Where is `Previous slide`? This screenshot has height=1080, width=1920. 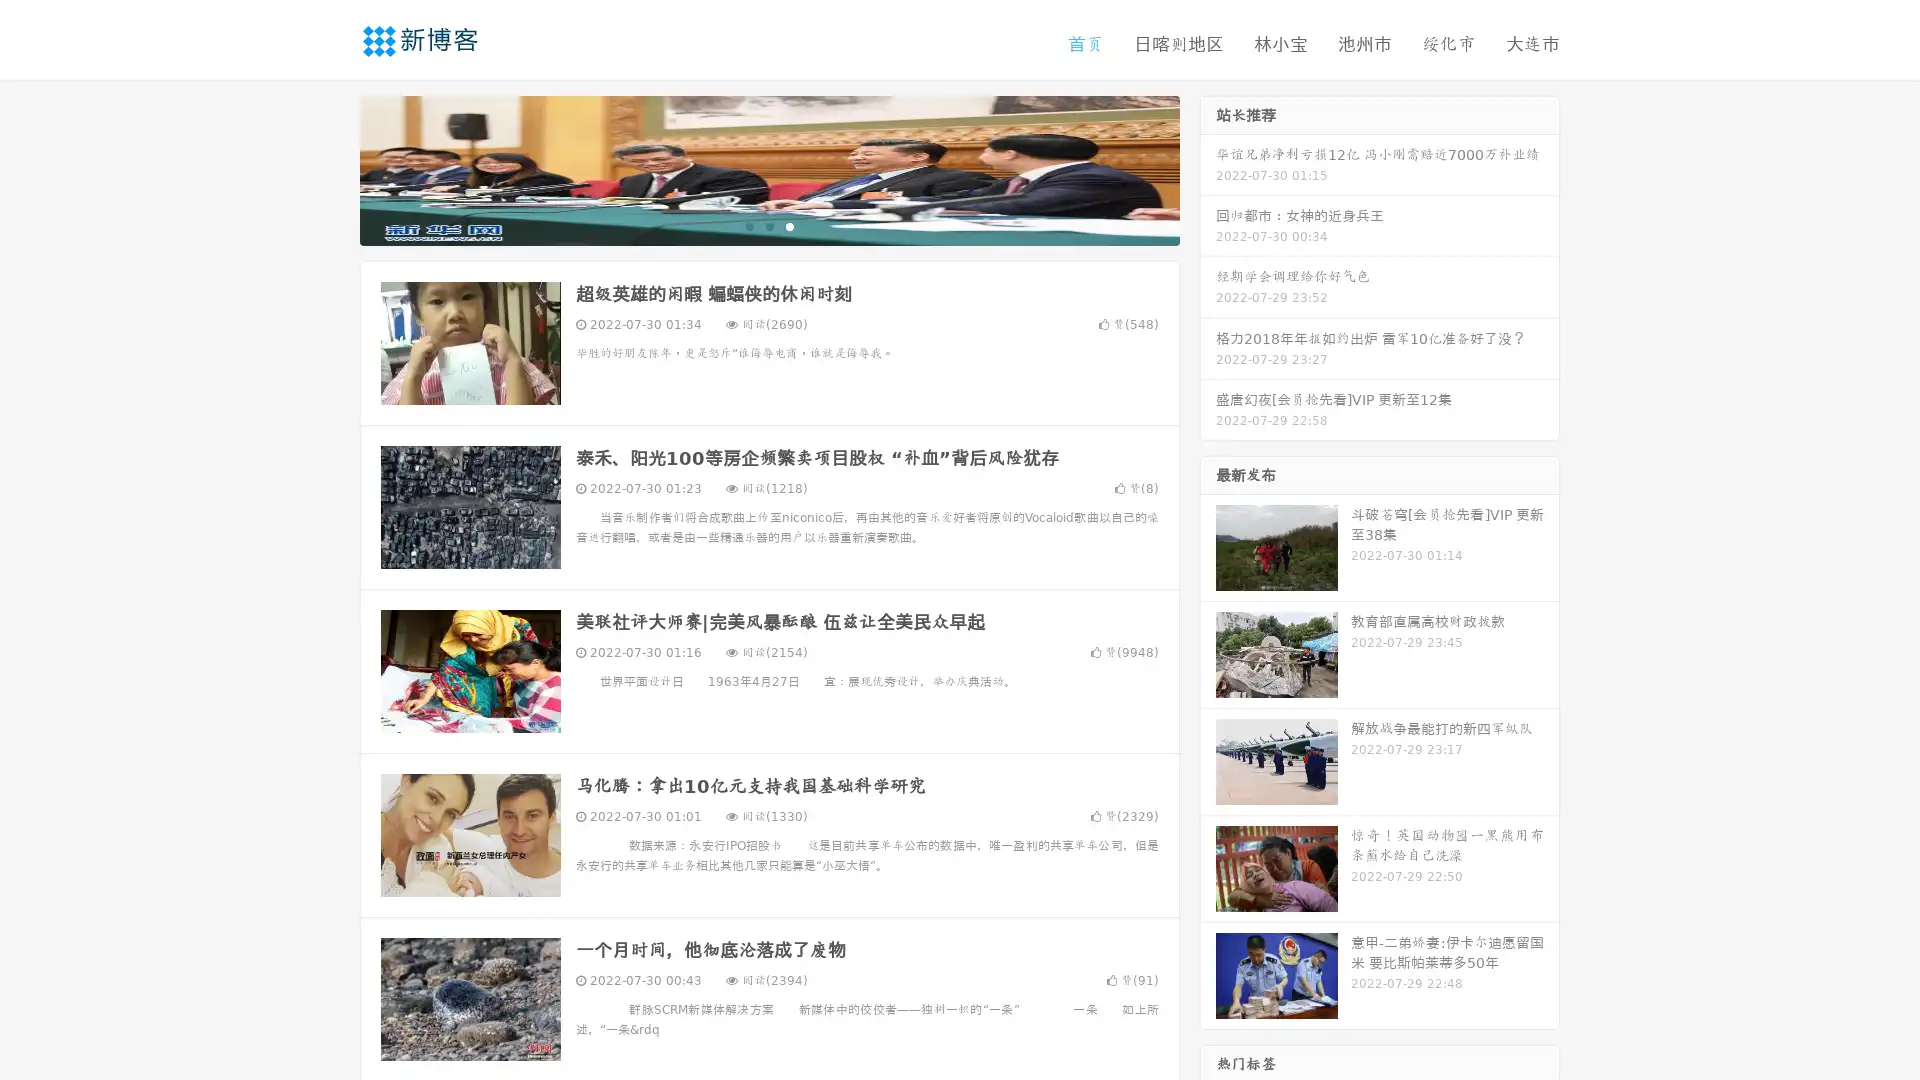 Previous slide is located at coordinates (330, 168).